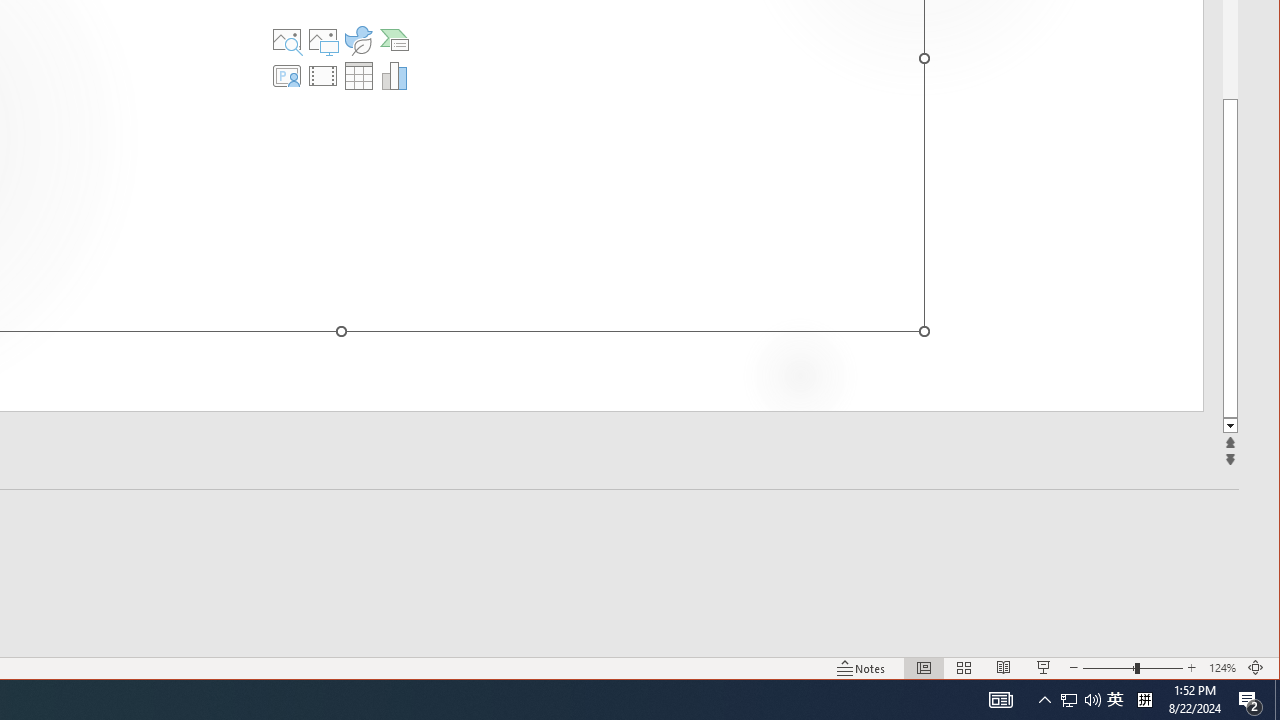 Image resolution: width=1280 pixels, height=720 pixels. What do you see at coordinates (1250, 698) in the screenshot?
I see `'Action Center, 2 new notifications'` at bounding box center [1250, 698].